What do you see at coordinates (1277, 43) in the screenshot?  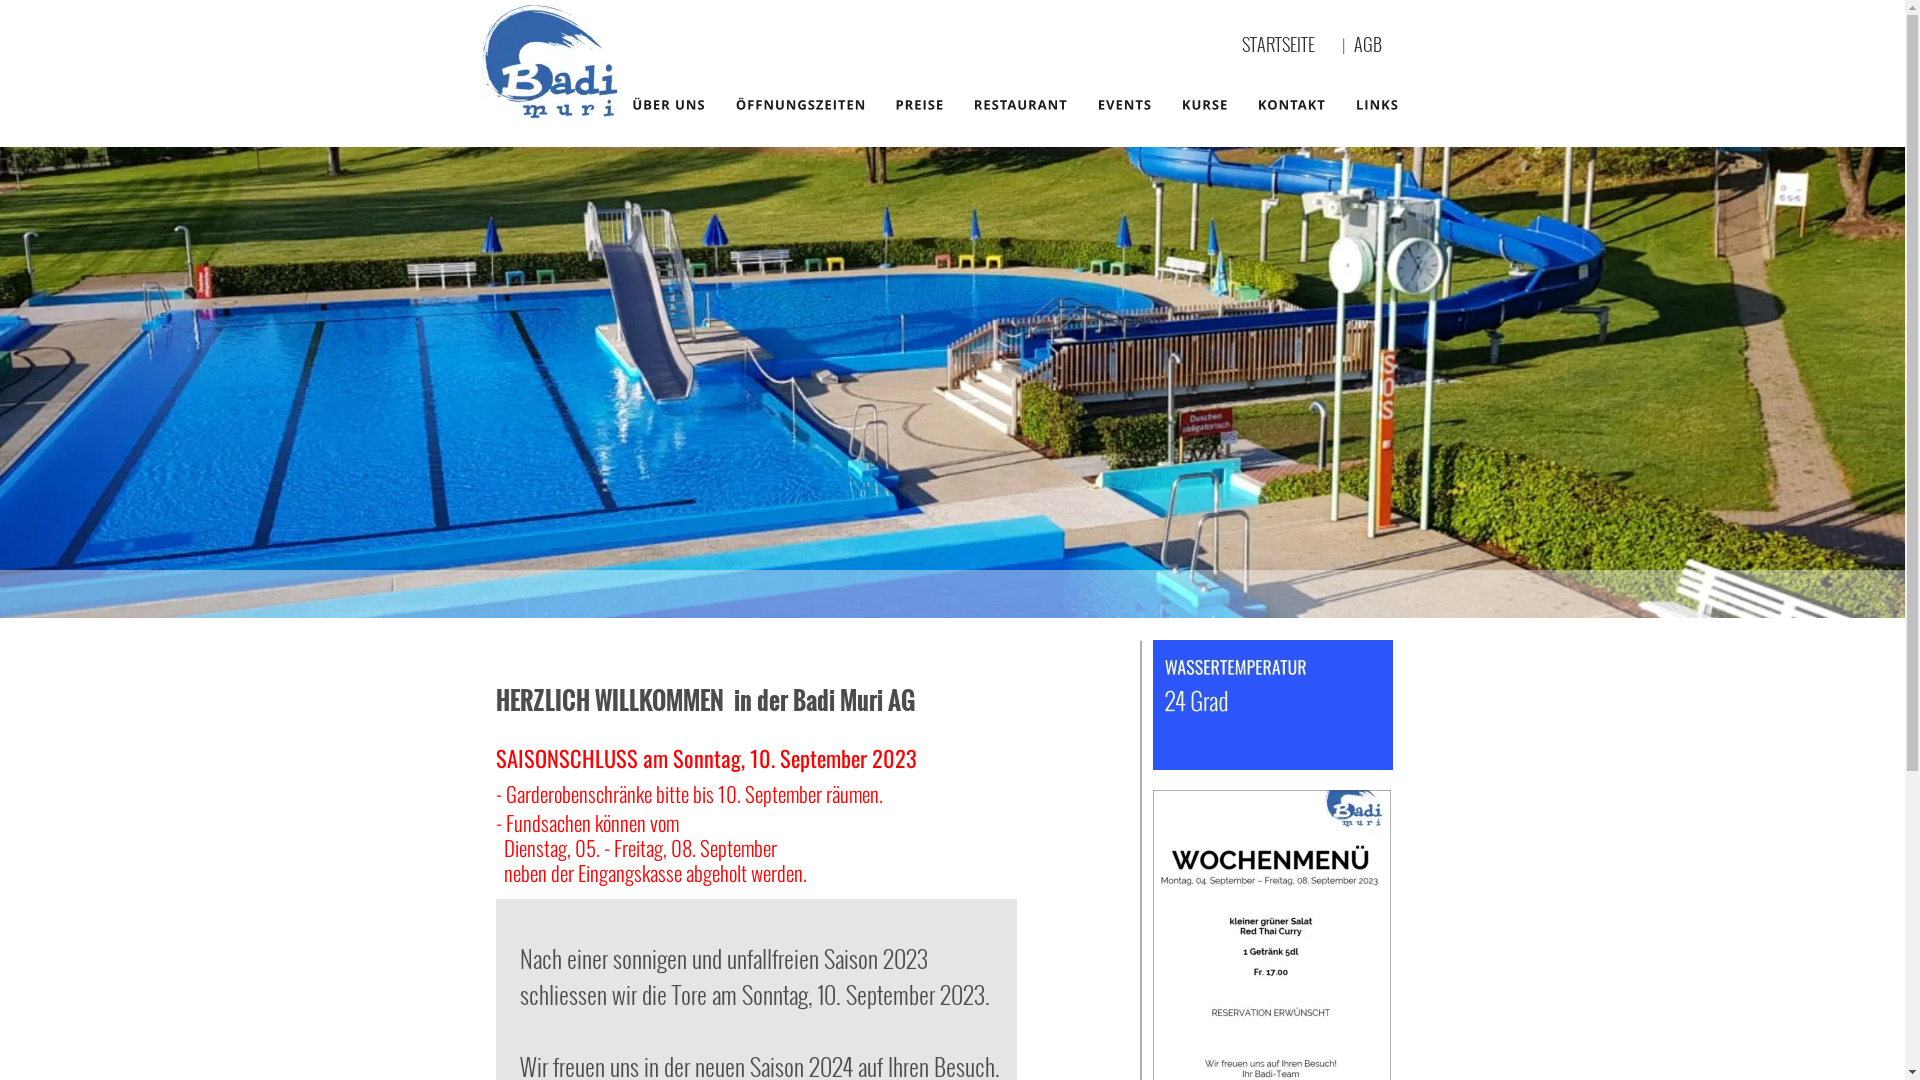 I see `'STARTSEITE'` at bounding box center [1277, 43].